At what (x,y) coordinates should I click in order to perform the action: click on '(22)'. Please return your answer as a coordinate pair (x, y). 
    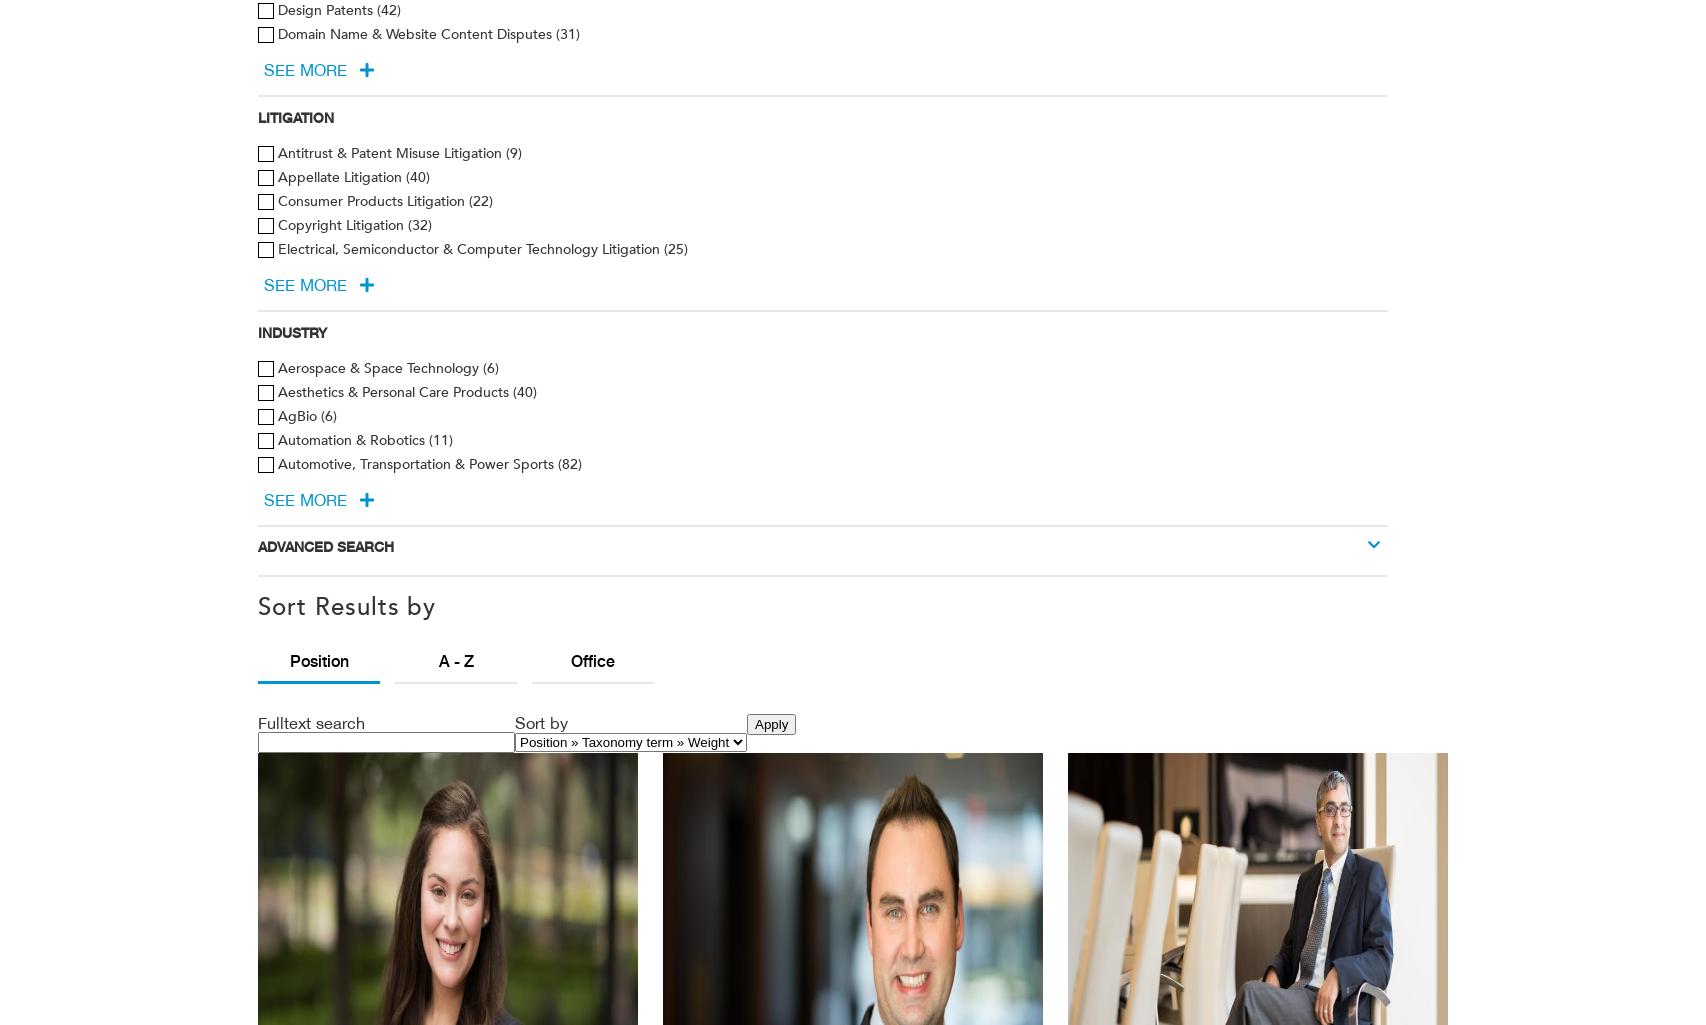
    Looking at the image, I should click on (479, 200).